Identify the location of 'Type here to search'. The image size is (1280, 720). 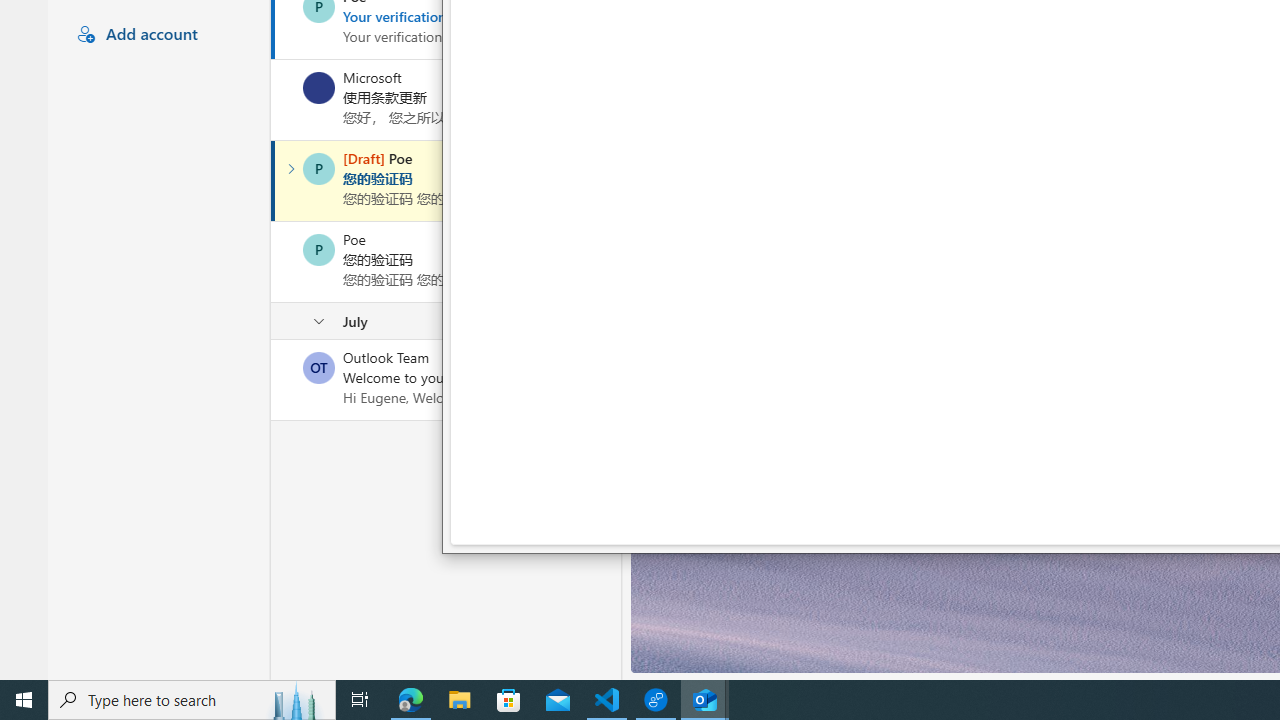
(192, 698).